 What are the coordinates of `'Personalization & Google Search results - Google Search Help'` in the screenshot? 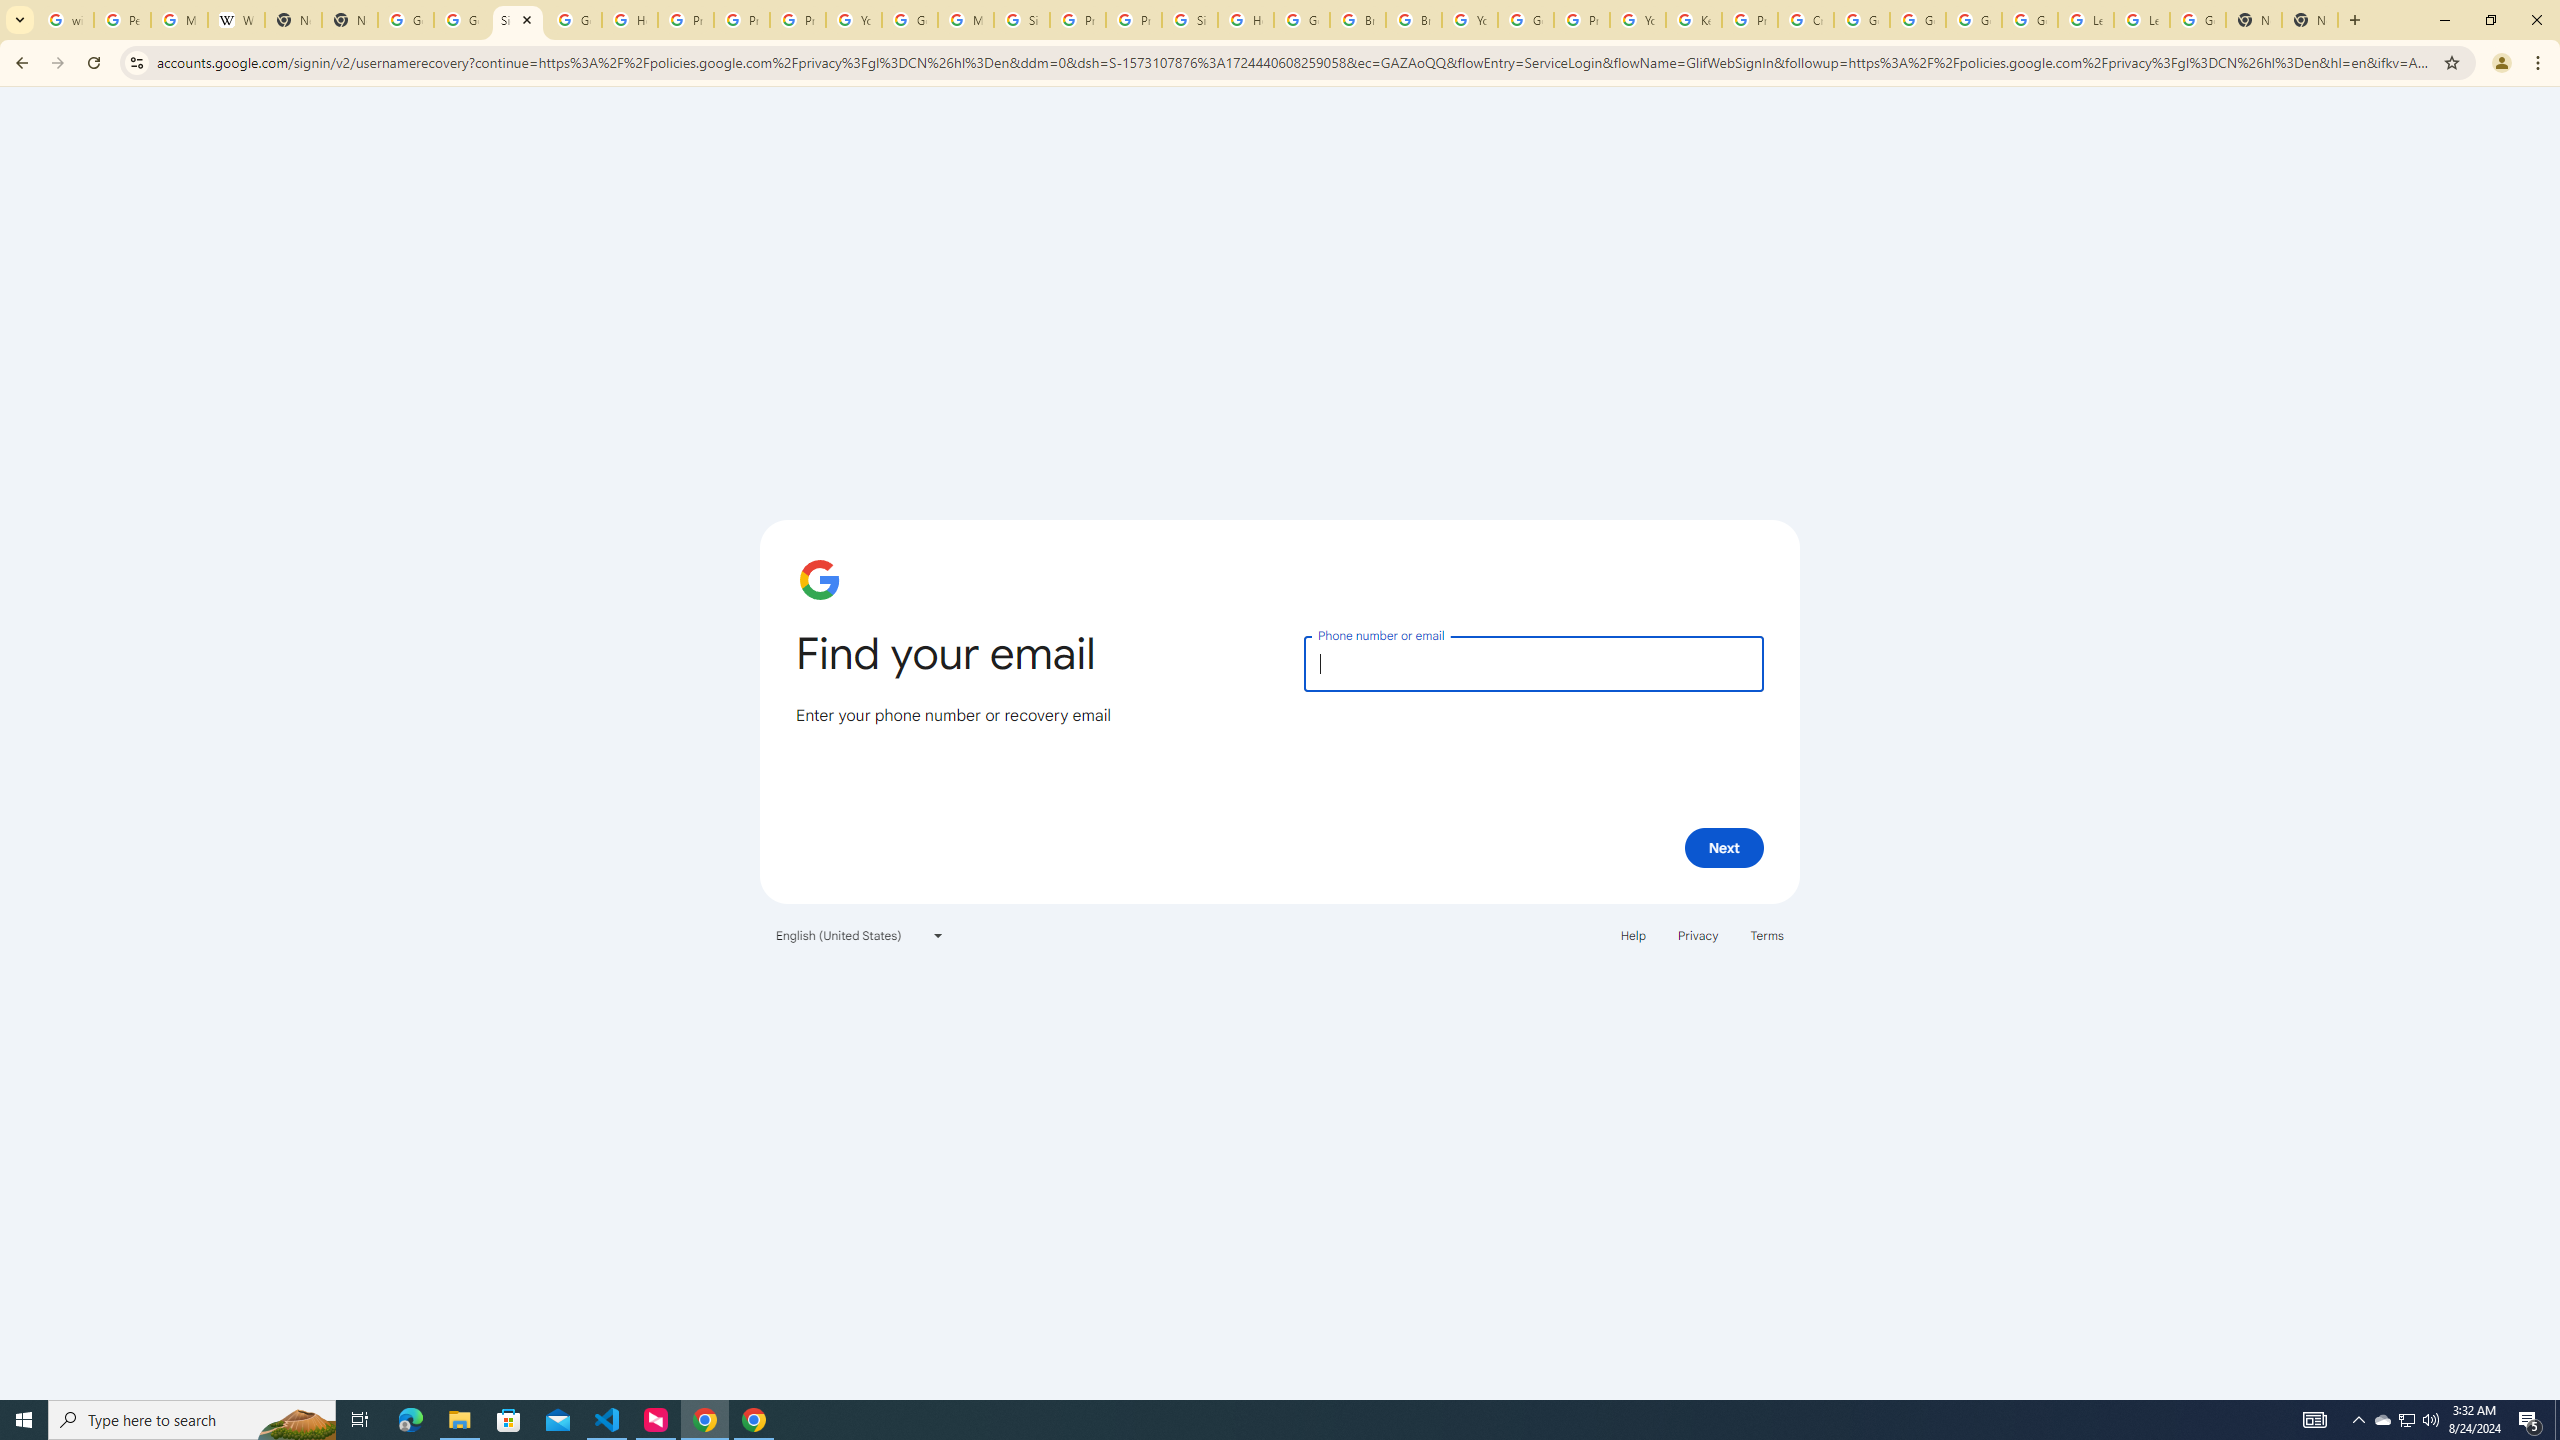 It's located at (121, 19).